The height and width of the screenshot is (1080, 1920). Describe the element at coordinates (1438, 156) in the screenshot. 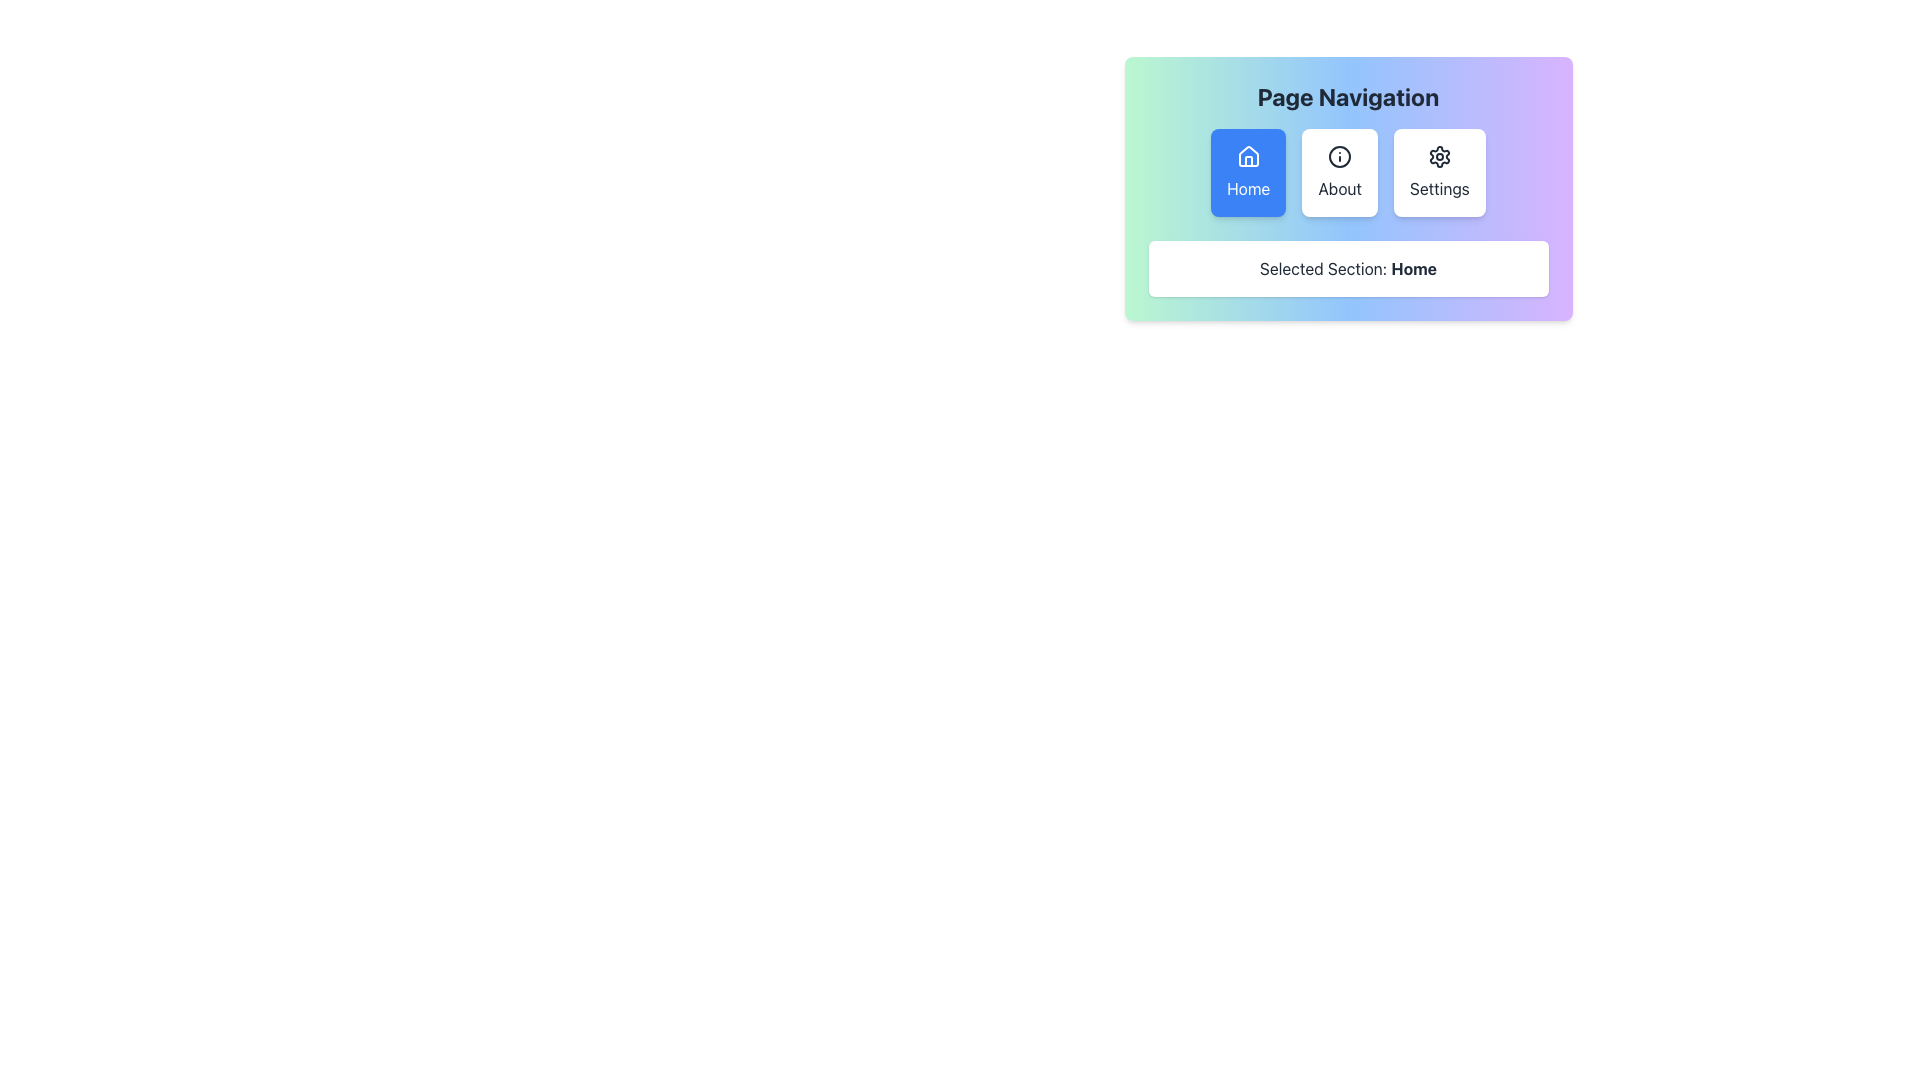

I see `the gear icon representing settings in the top-right section of the navigation panel for accessibility` at that location.